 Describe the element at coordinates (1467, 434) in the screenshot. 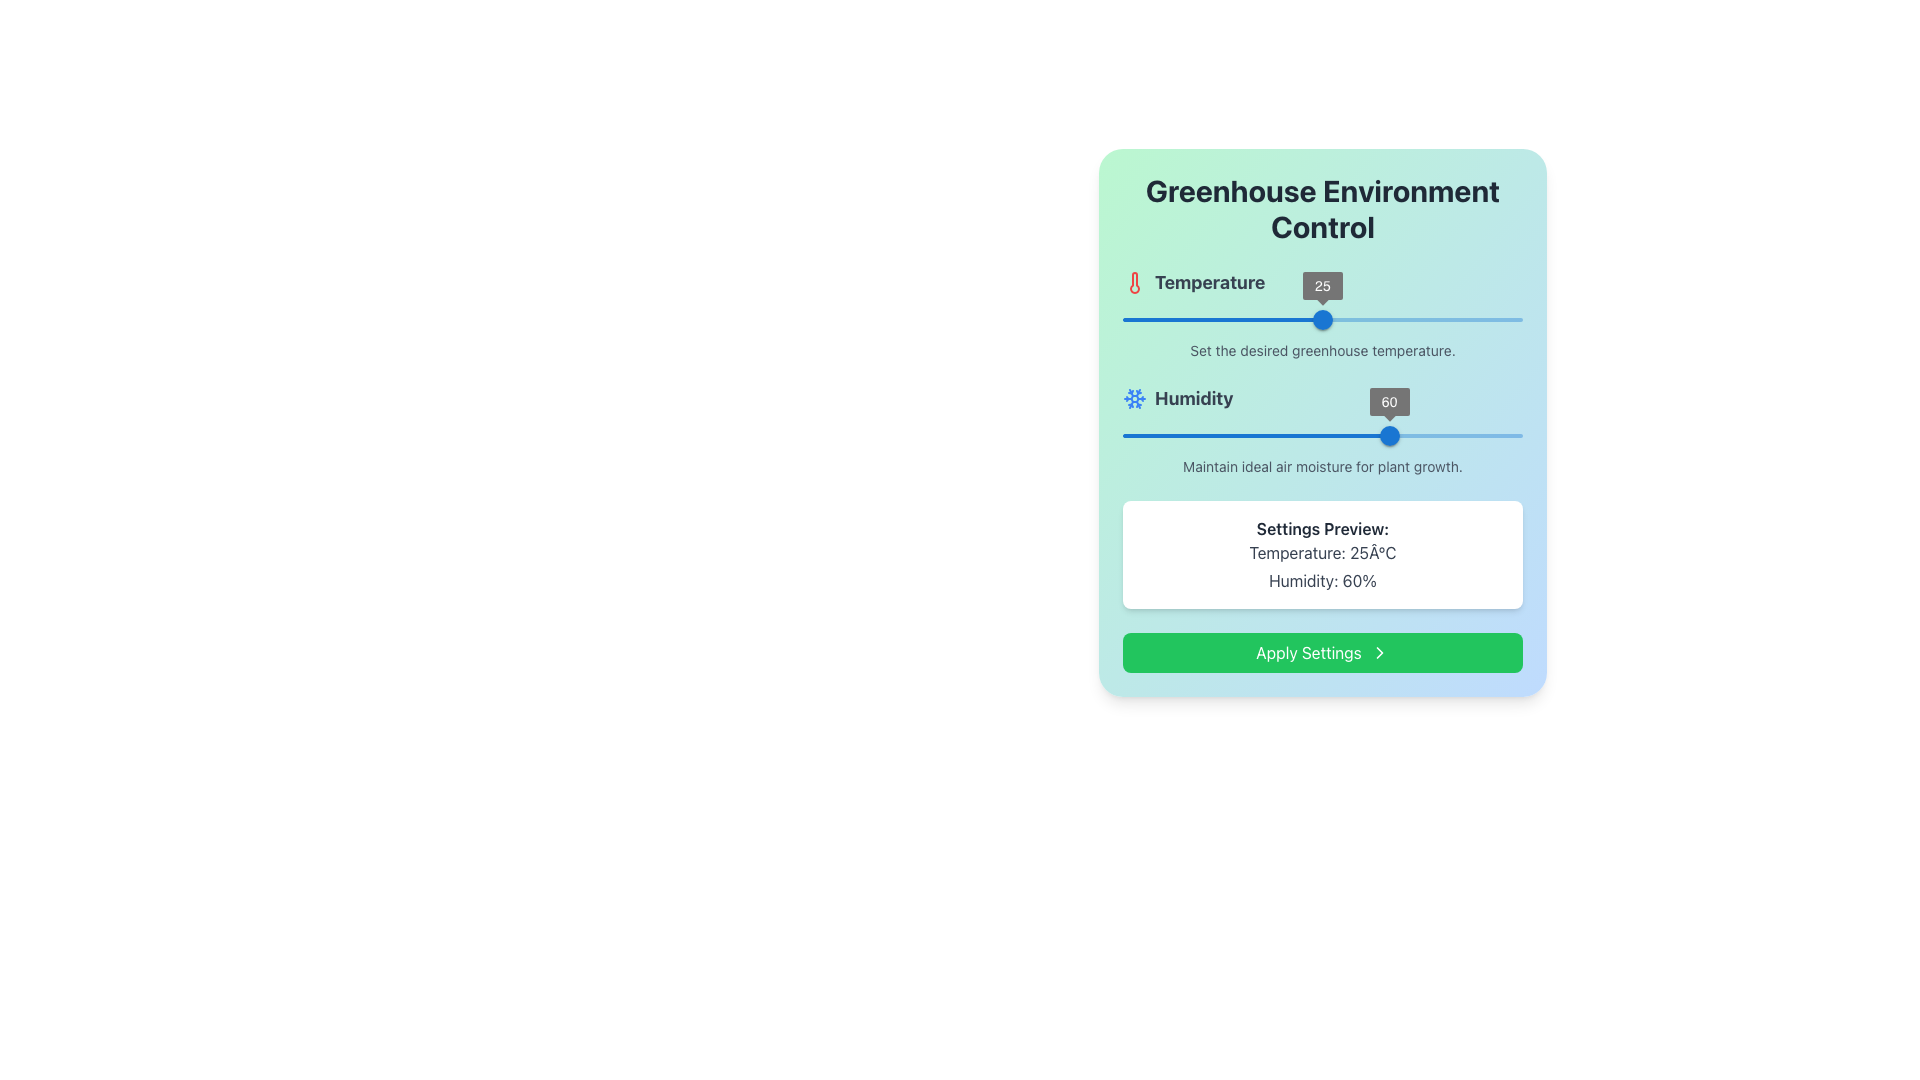

I see `the humidity` at that location.